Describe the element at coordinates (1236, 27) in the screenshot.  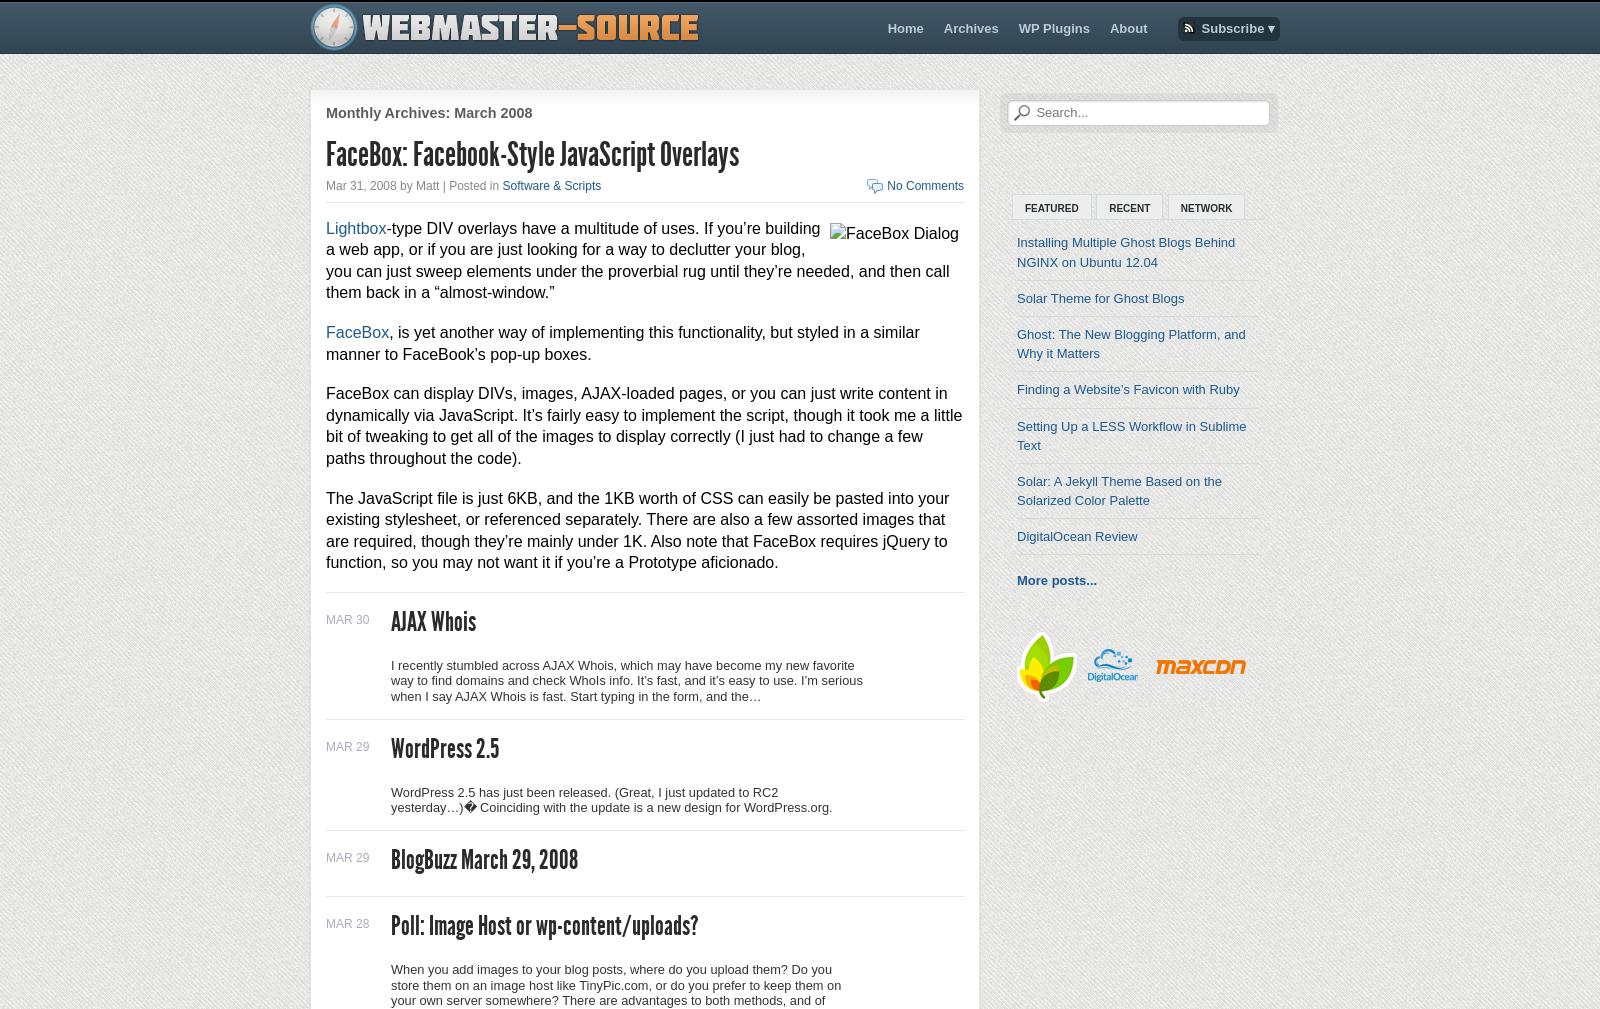
I see `'Subscribe ▾'` at that location.